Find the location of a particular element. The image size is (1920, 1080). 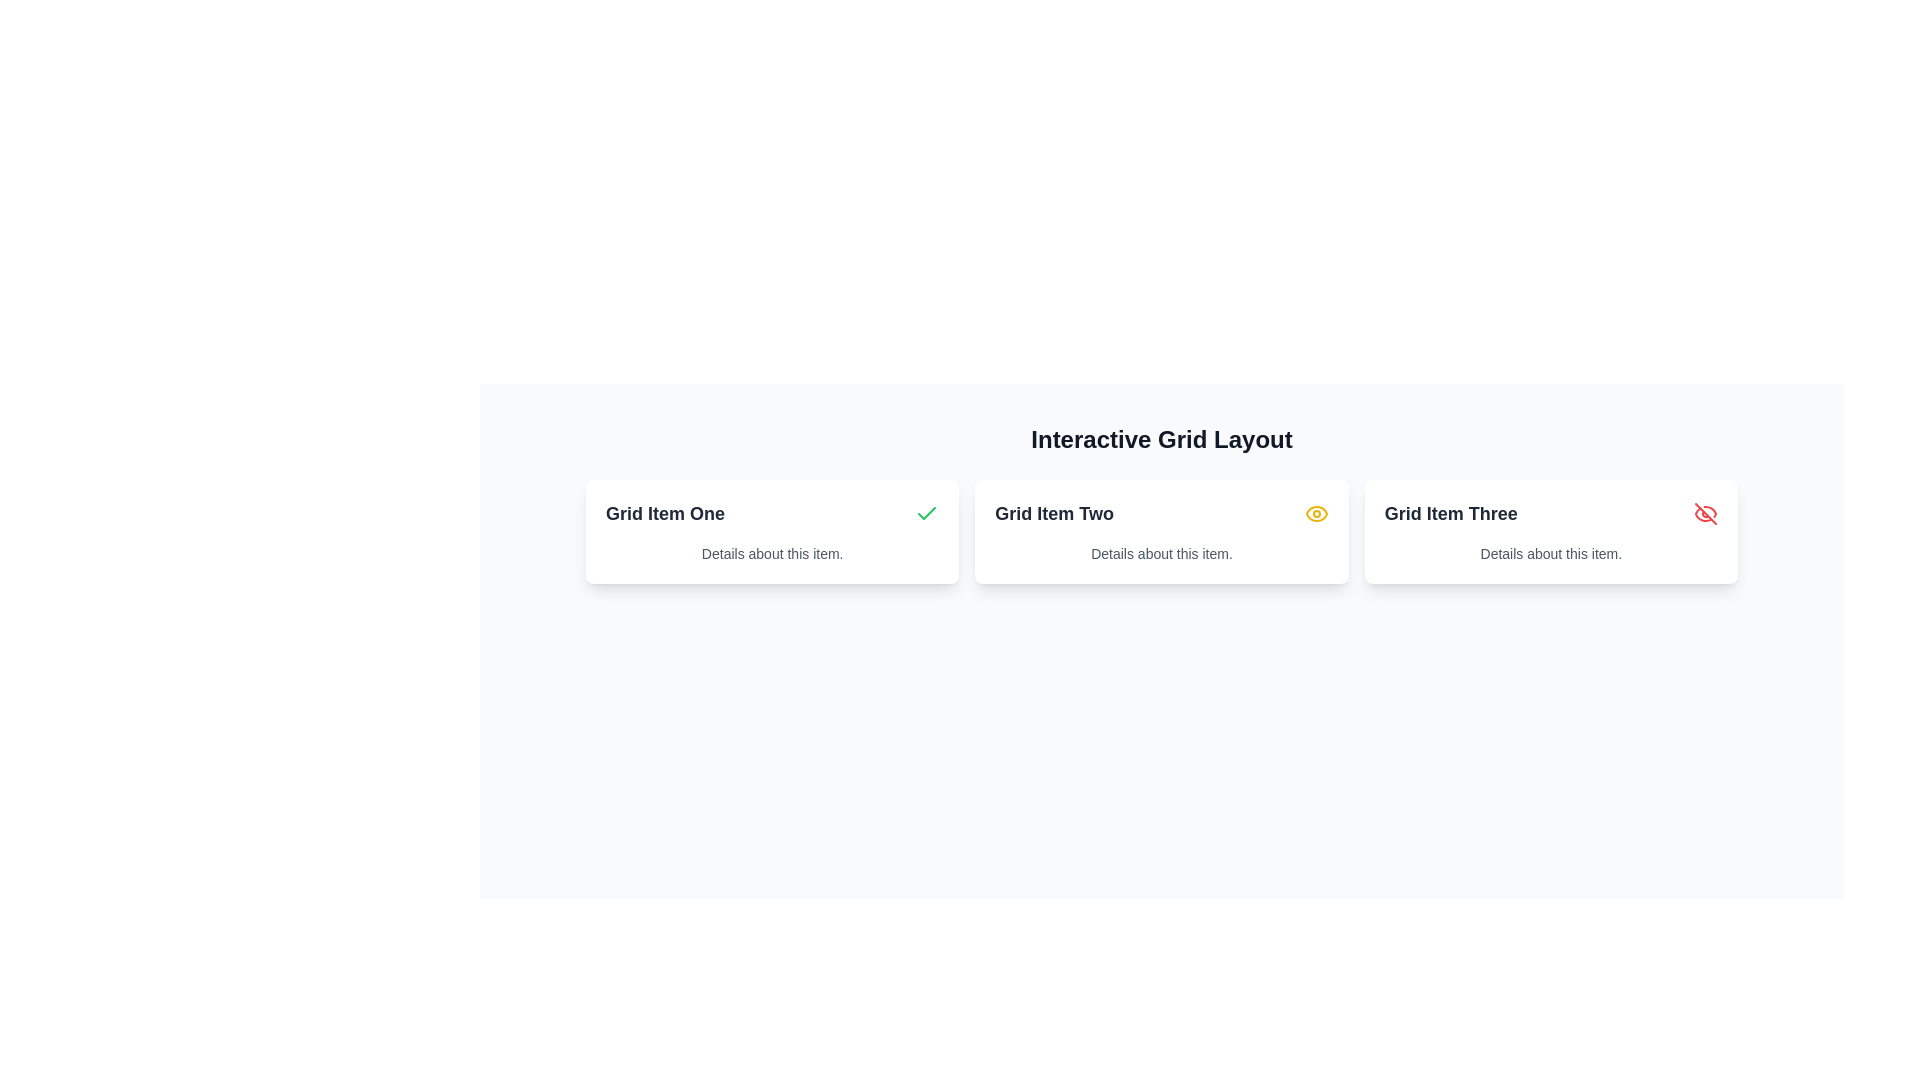

the Text label that provides additional descriptive information about the item in 'Grid Item One', located below the title of the card is located at coordinates (771, 554).